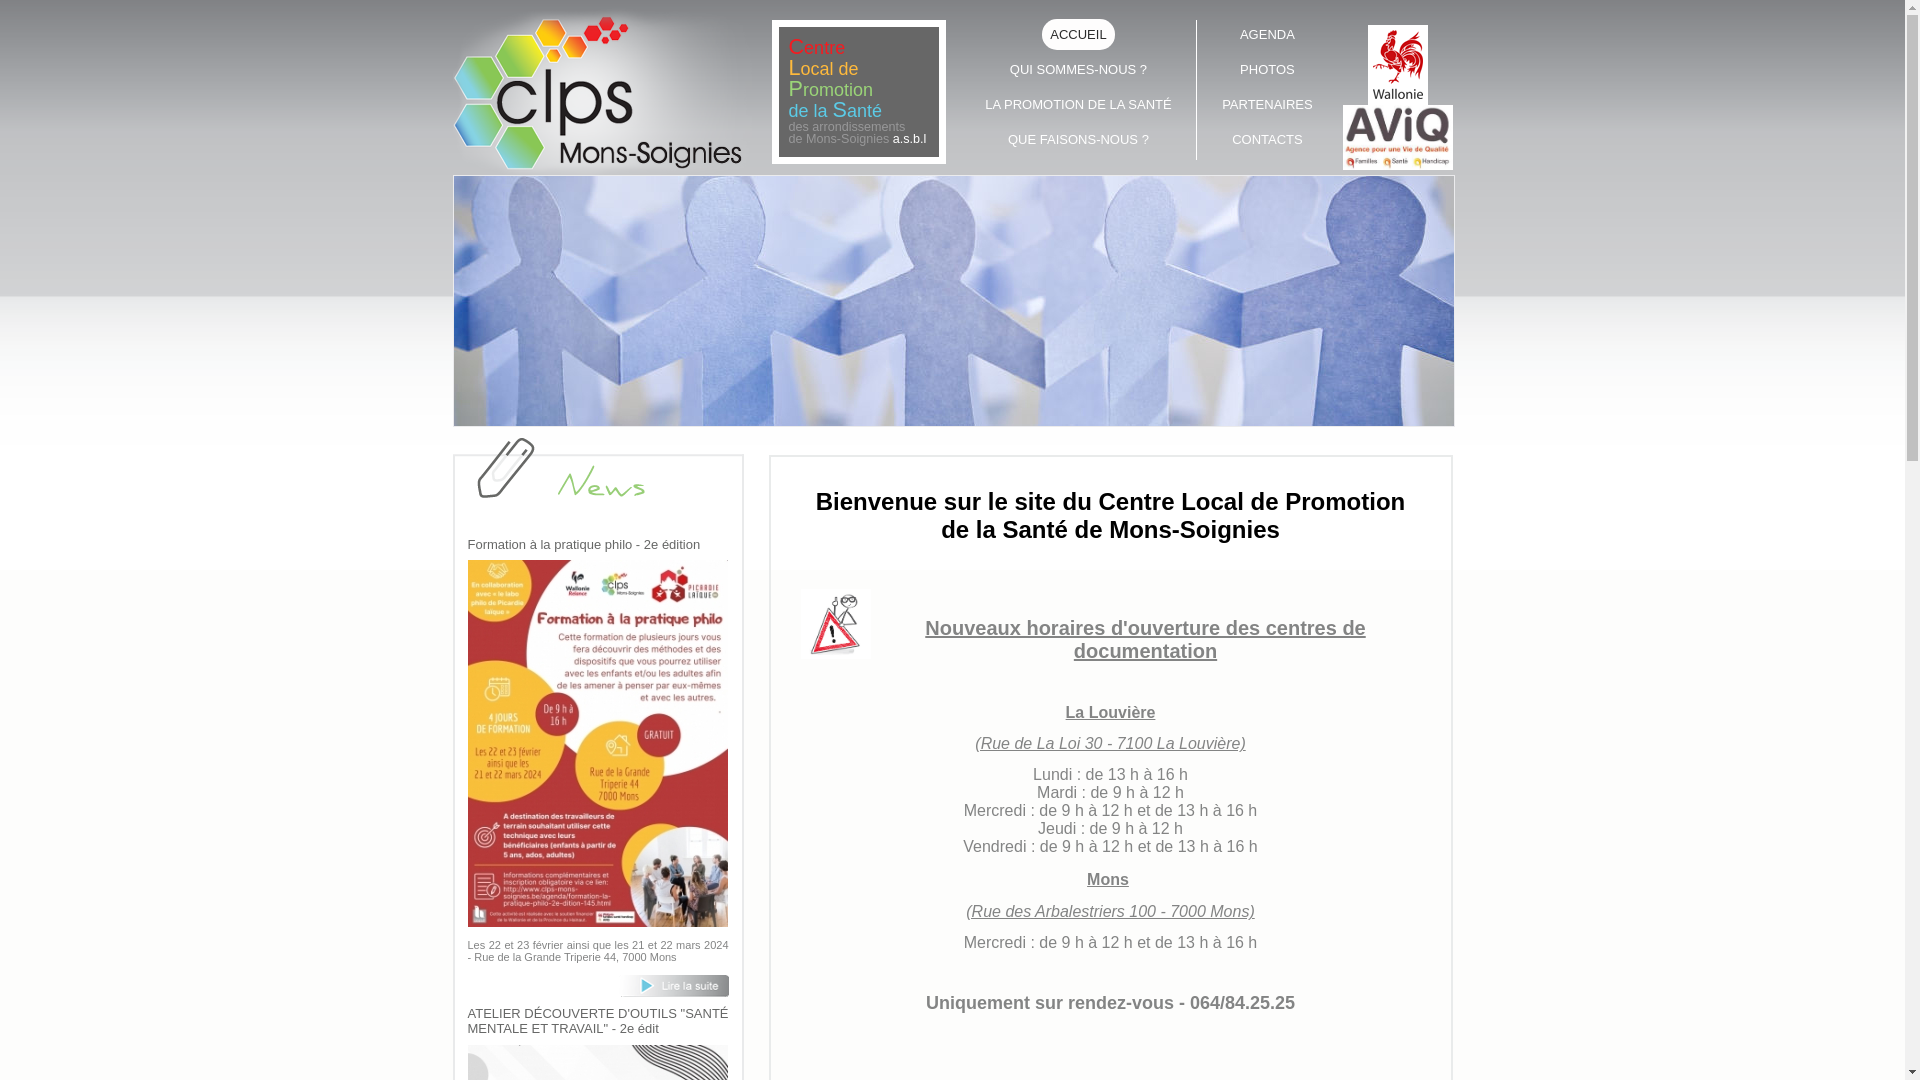 Image resolution: width=1920 pixels, height=1080 pixels. What do you see at coordinates (975, 137) in the screenshot?
I see `'QUE FAISONS-NOUS ?'` at bounding box center [975, 137].